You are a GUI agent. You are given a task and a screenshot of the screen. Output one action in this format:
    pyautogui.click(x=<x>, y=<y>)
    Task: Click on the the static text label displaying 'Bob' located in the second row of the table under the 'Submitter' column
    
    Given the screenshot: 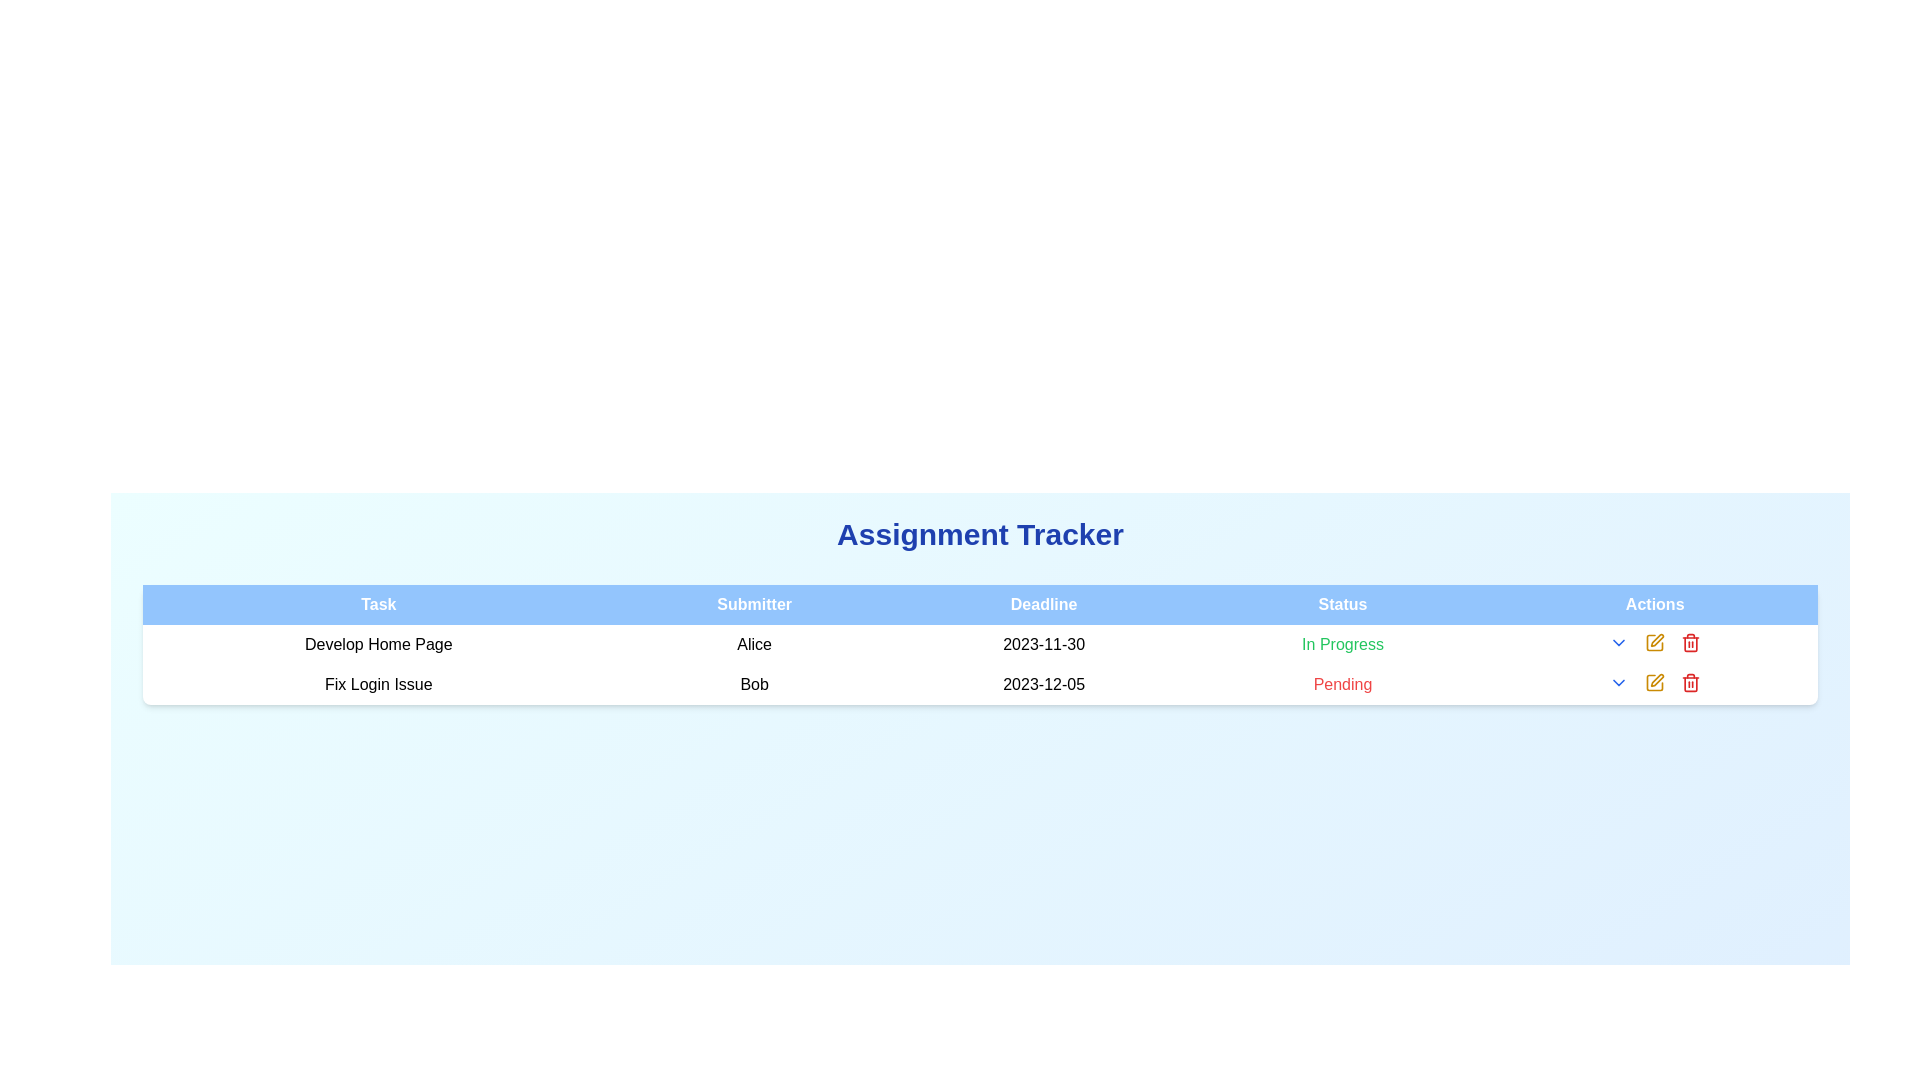 What is the action you would take?
    pyautogui.click(x=753, y=684)
    